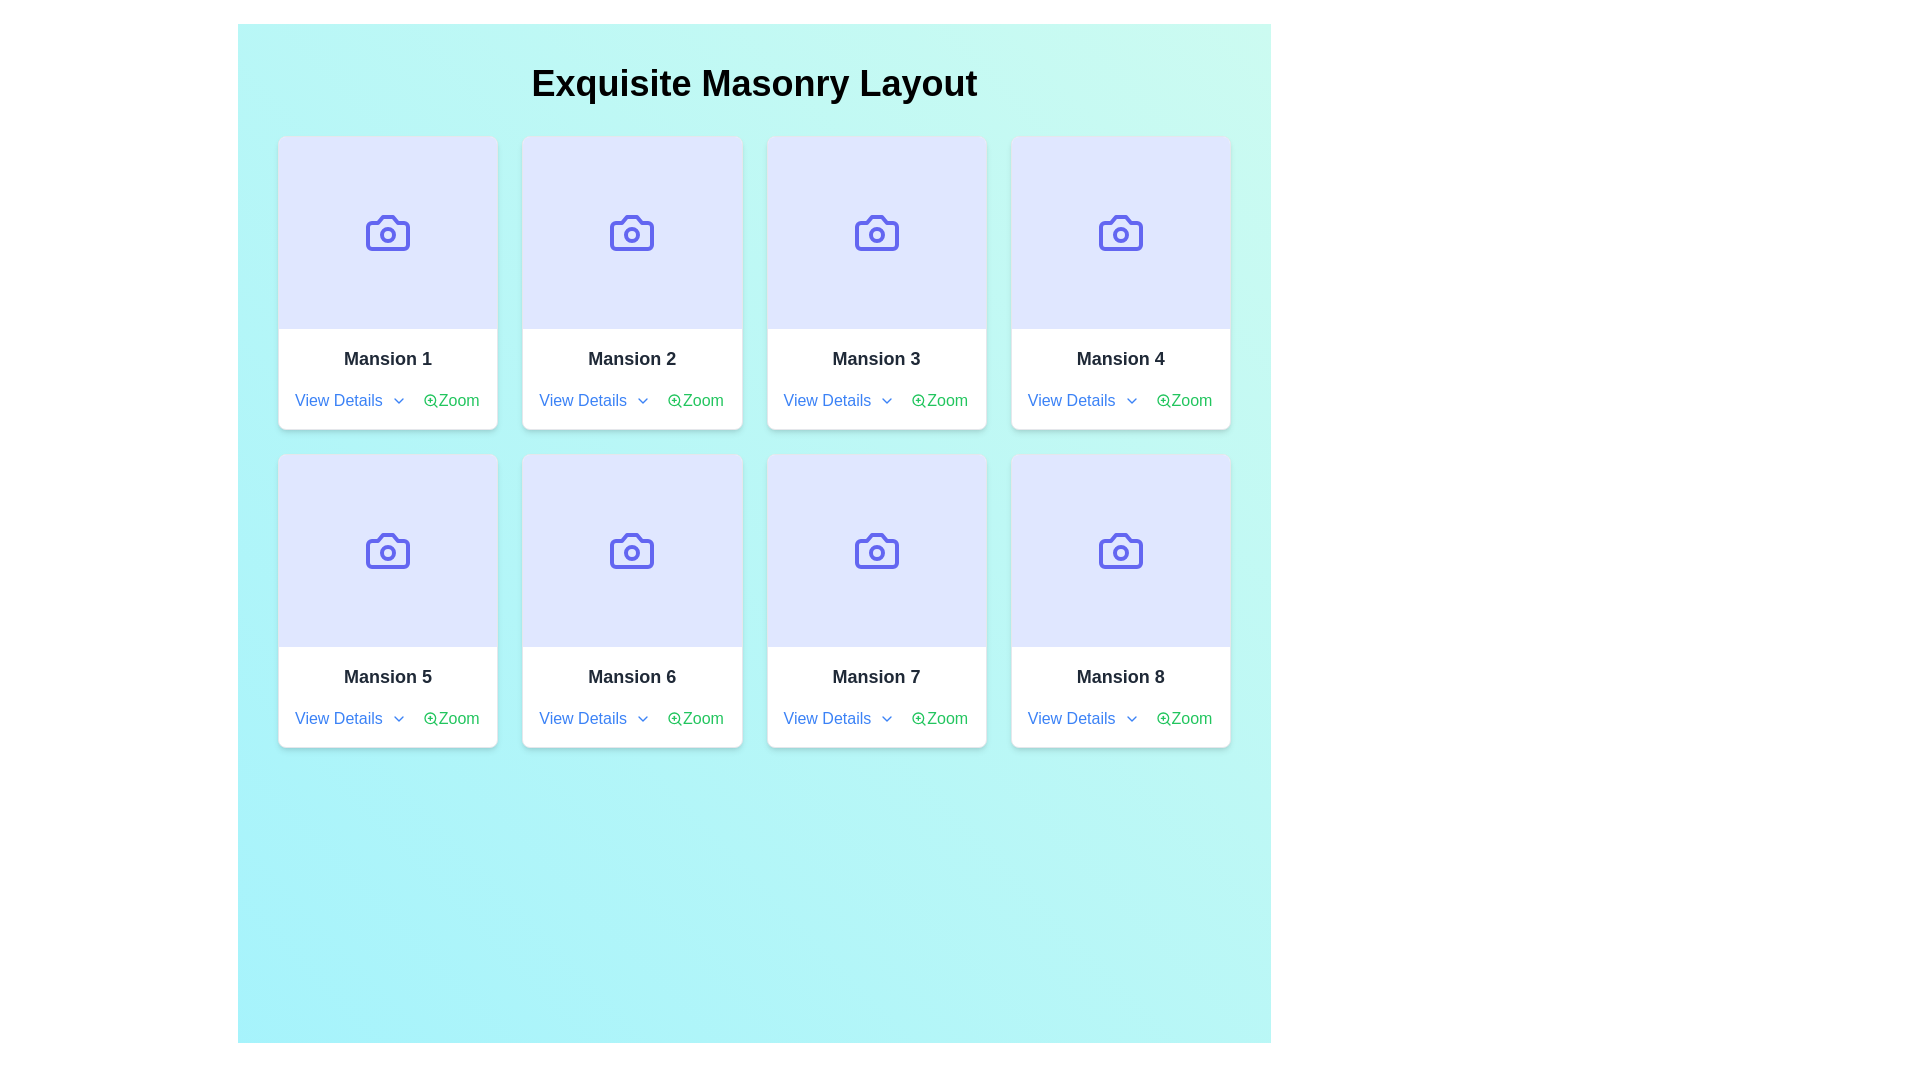  Describe the element at coordinates (450, 717) in the screenshot. I see `the second interactive link in the 'Mansion 5' card` at that location.